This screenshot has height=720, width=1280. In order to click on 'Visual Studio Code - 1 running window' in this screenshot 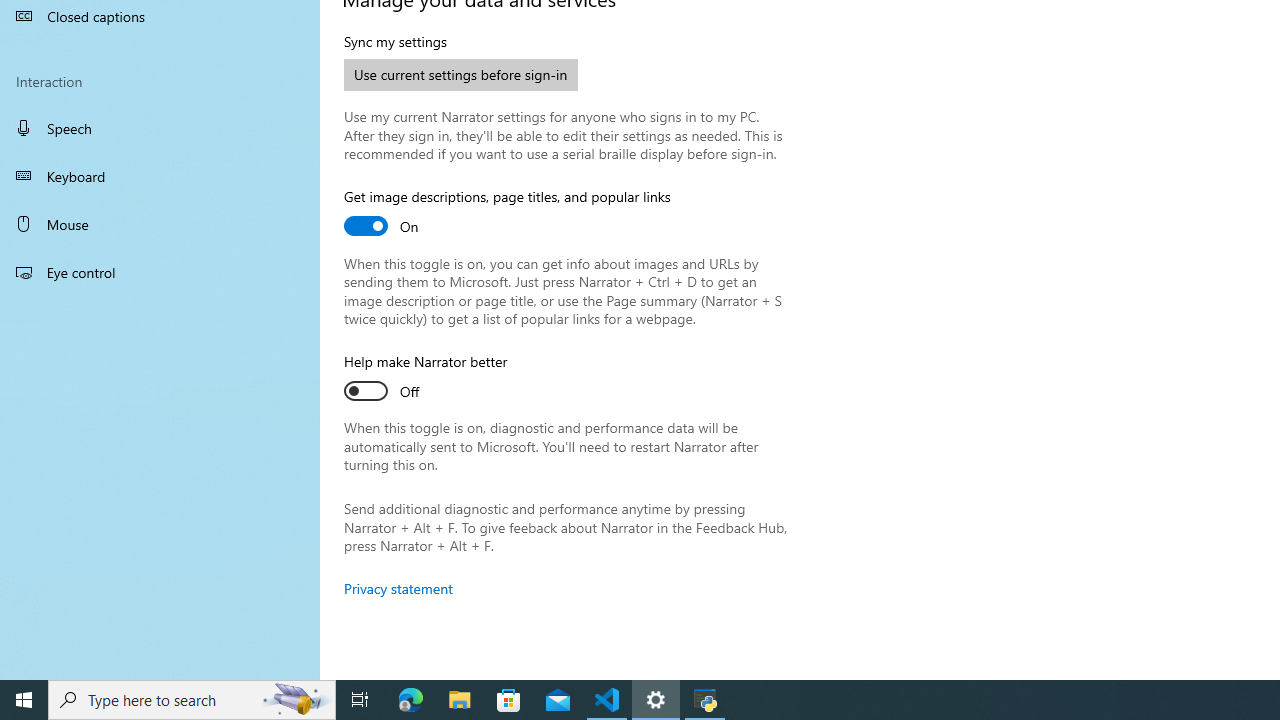, I will do `click(606, 698)`.